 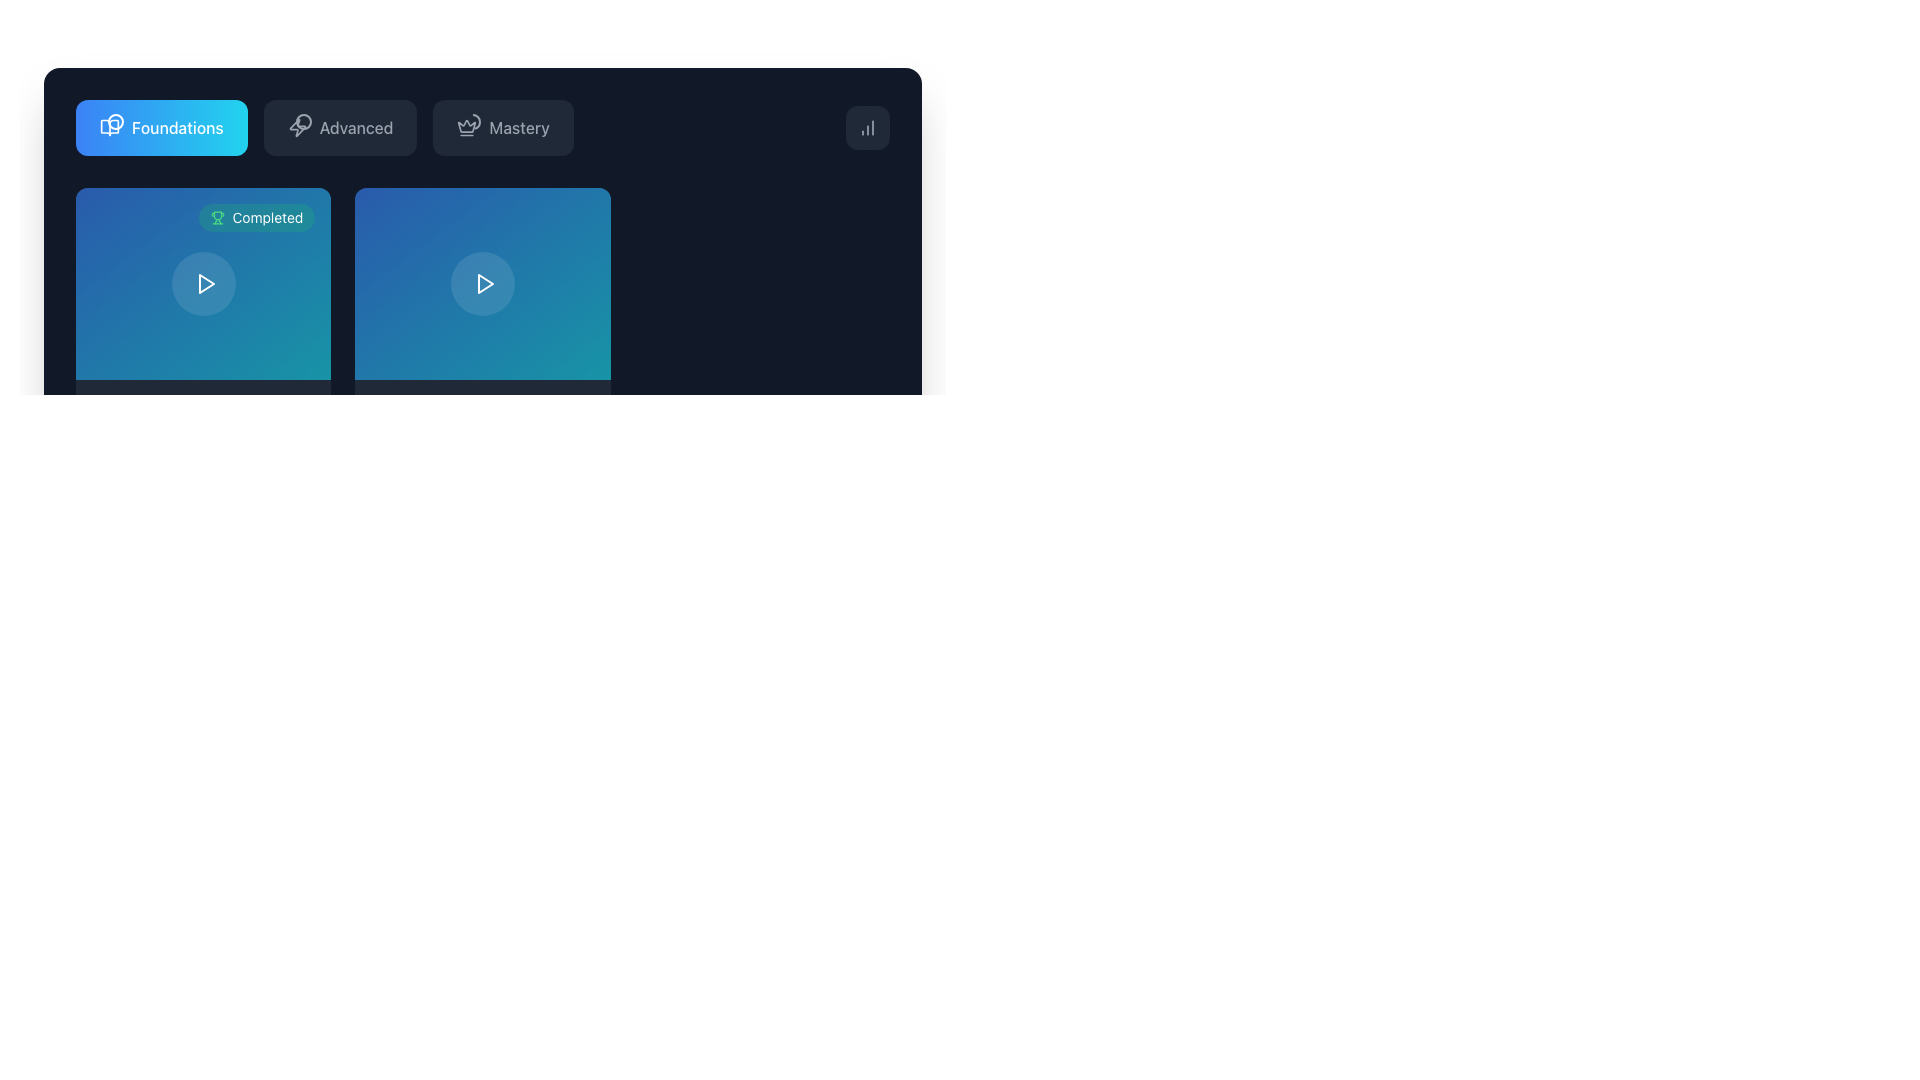 What do you see at coordinates (466, 127) in the screenshot?
I see `the crown icon with a gray outline that is positioned to the left of the 'Mastery' label` at bounding box center [466, 127].